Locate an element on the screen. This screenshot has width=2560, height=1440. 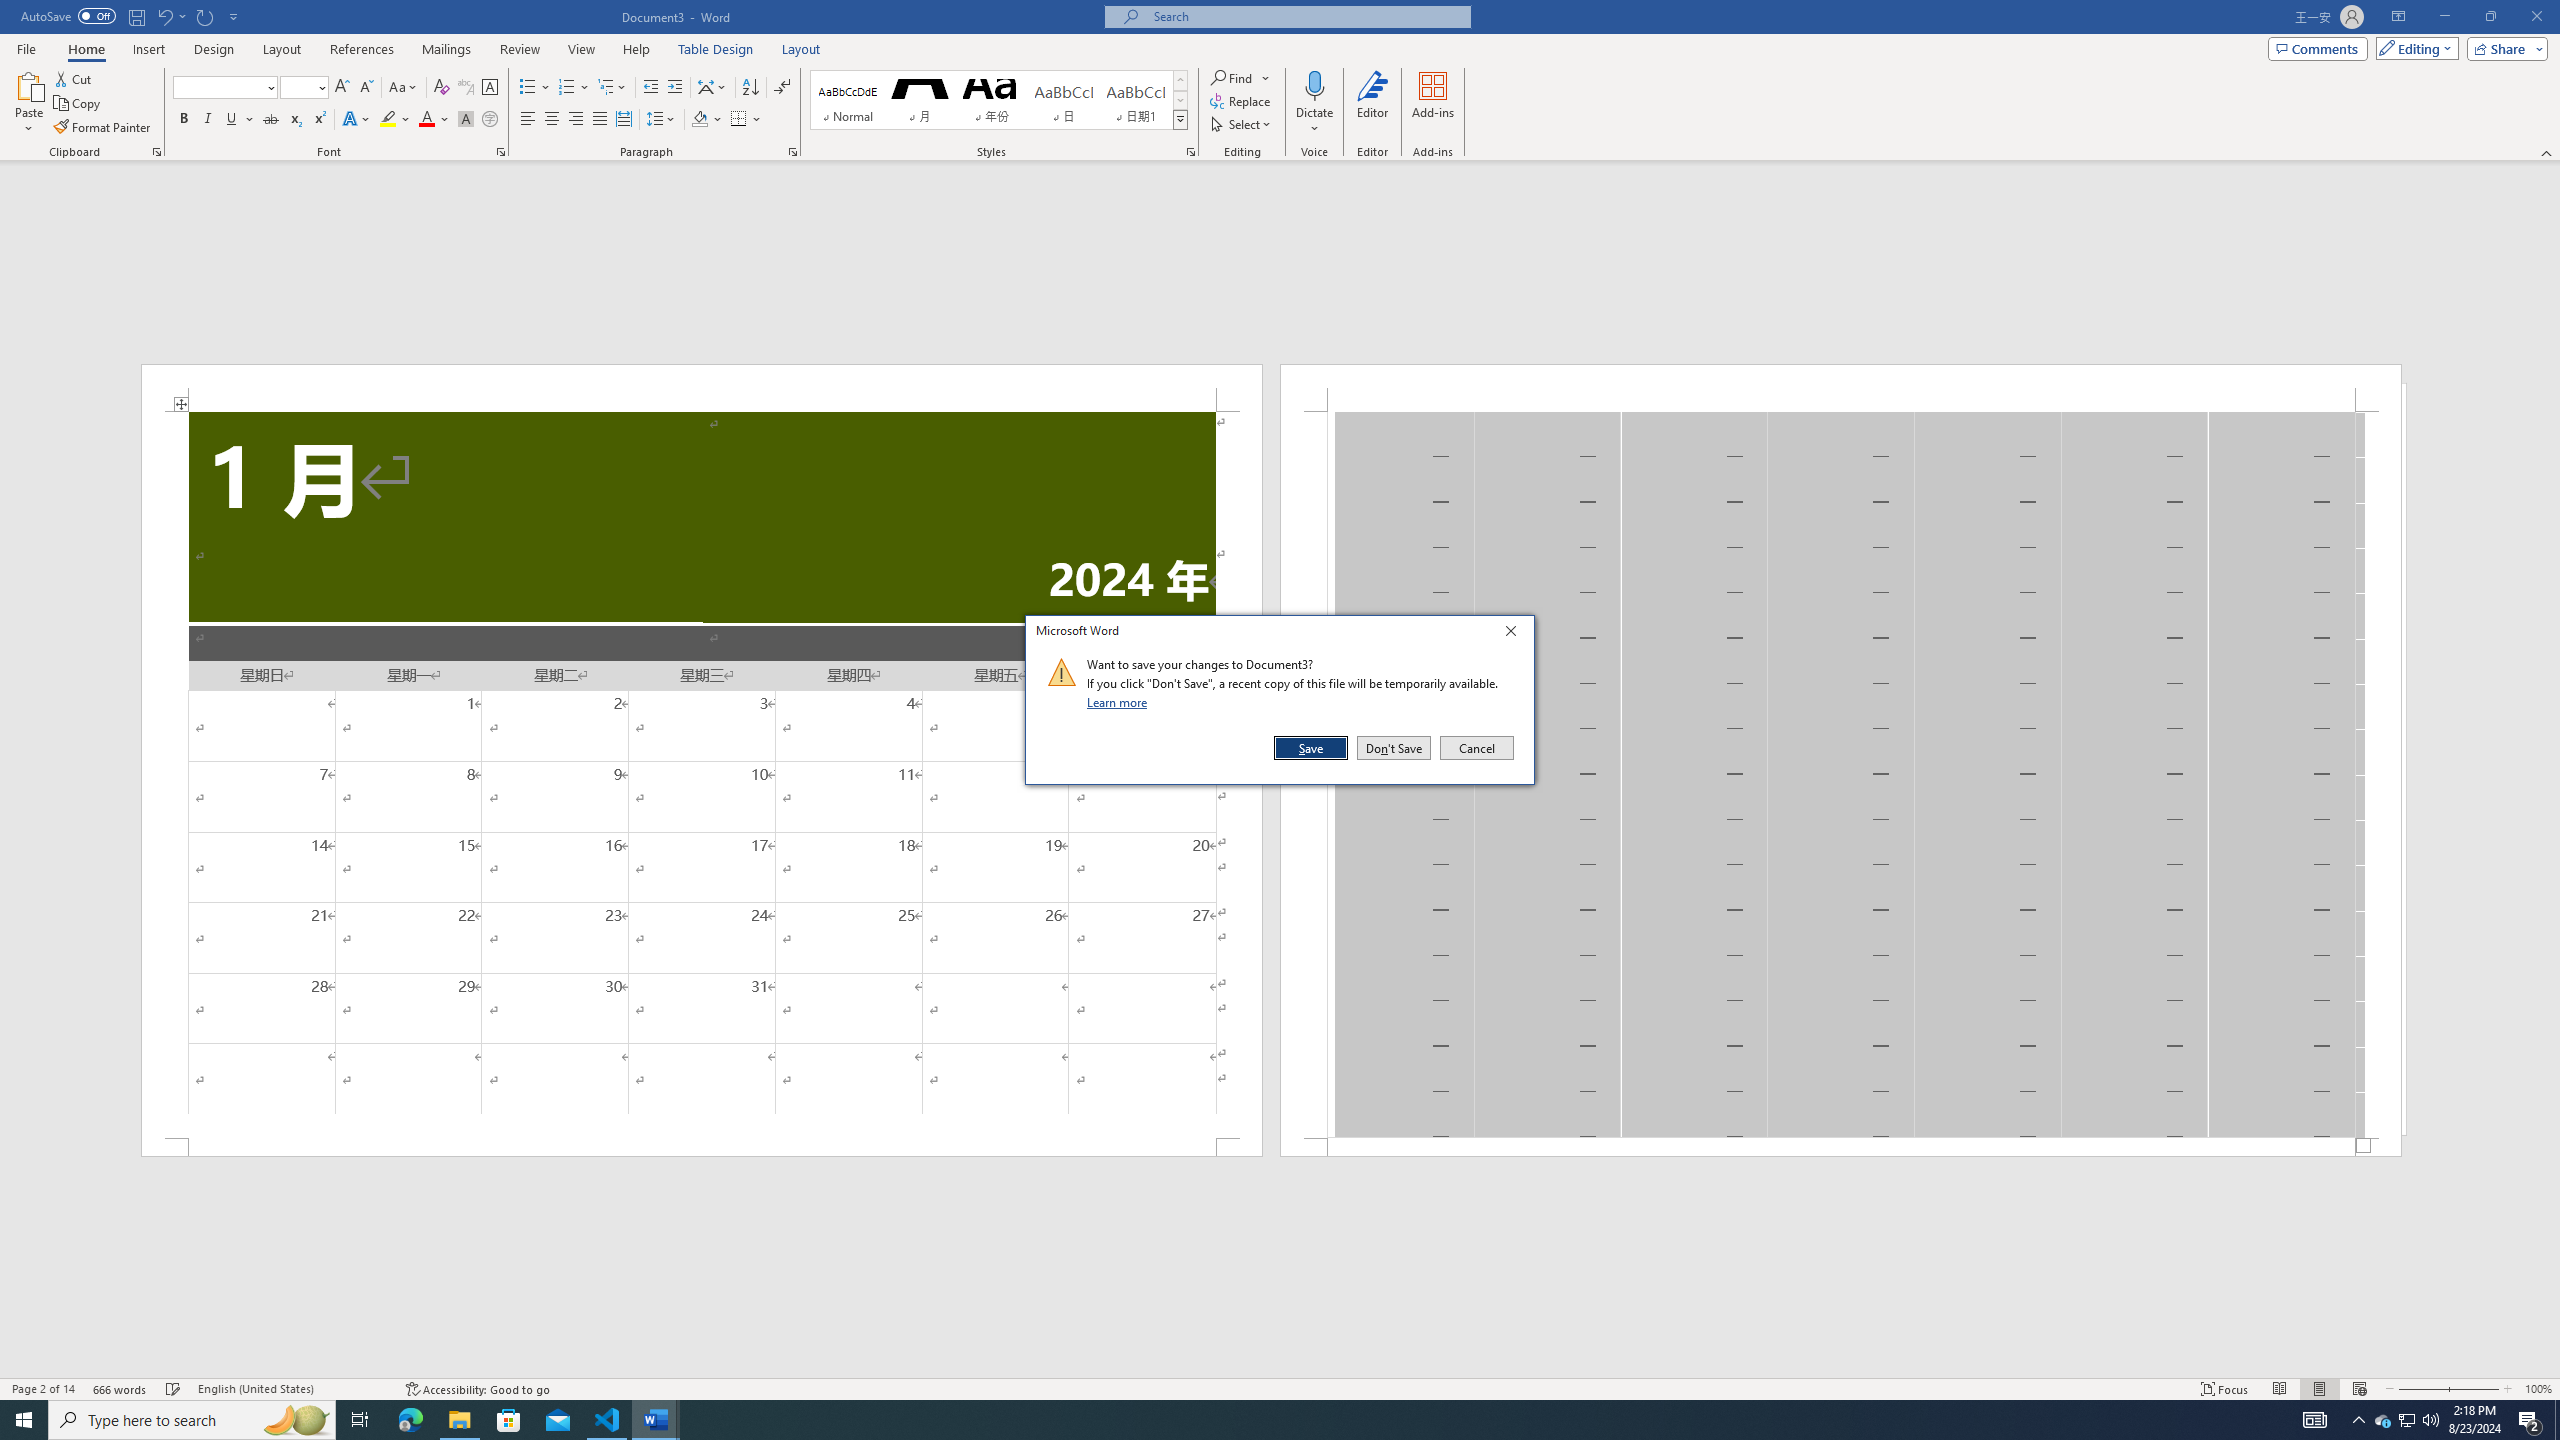
'Bold' is located at coordinates (183, 118).